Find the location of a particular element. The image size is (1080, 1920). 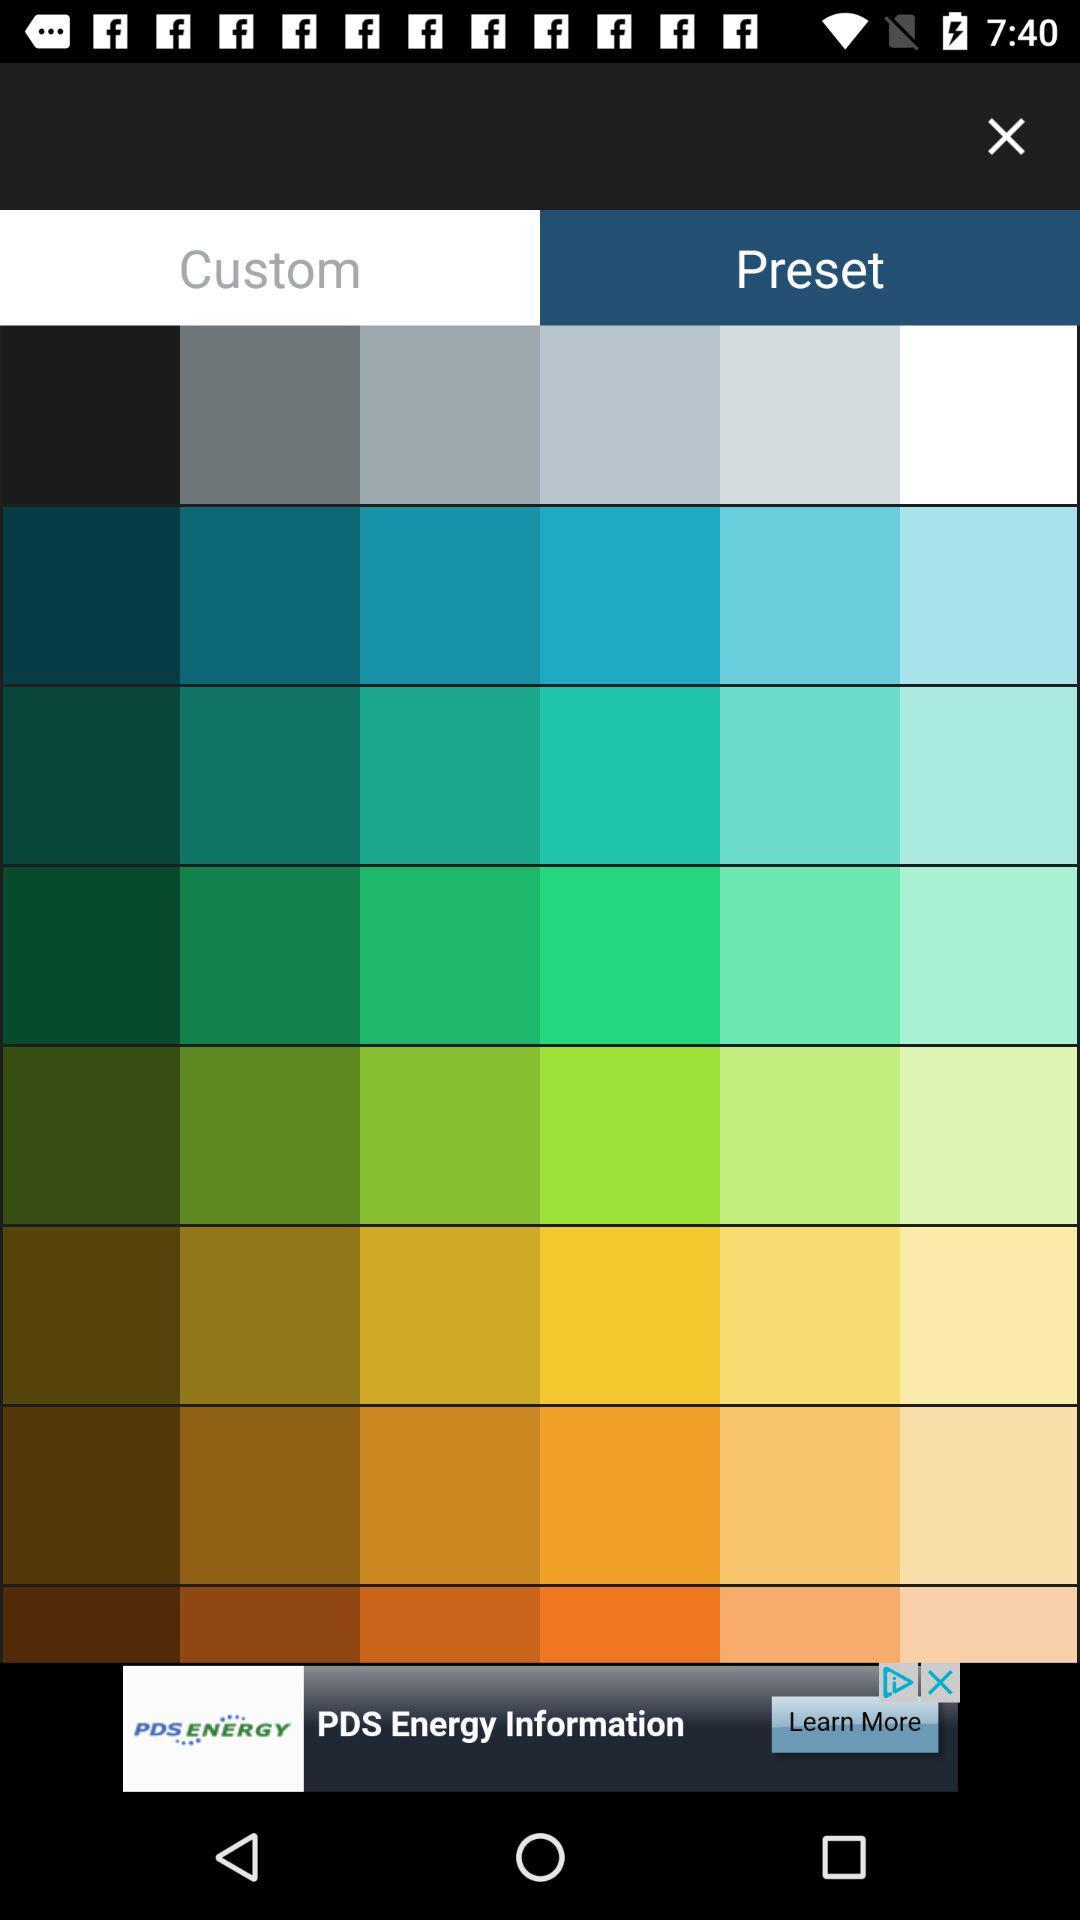

advertisement is located at coordinates (540, 1727).